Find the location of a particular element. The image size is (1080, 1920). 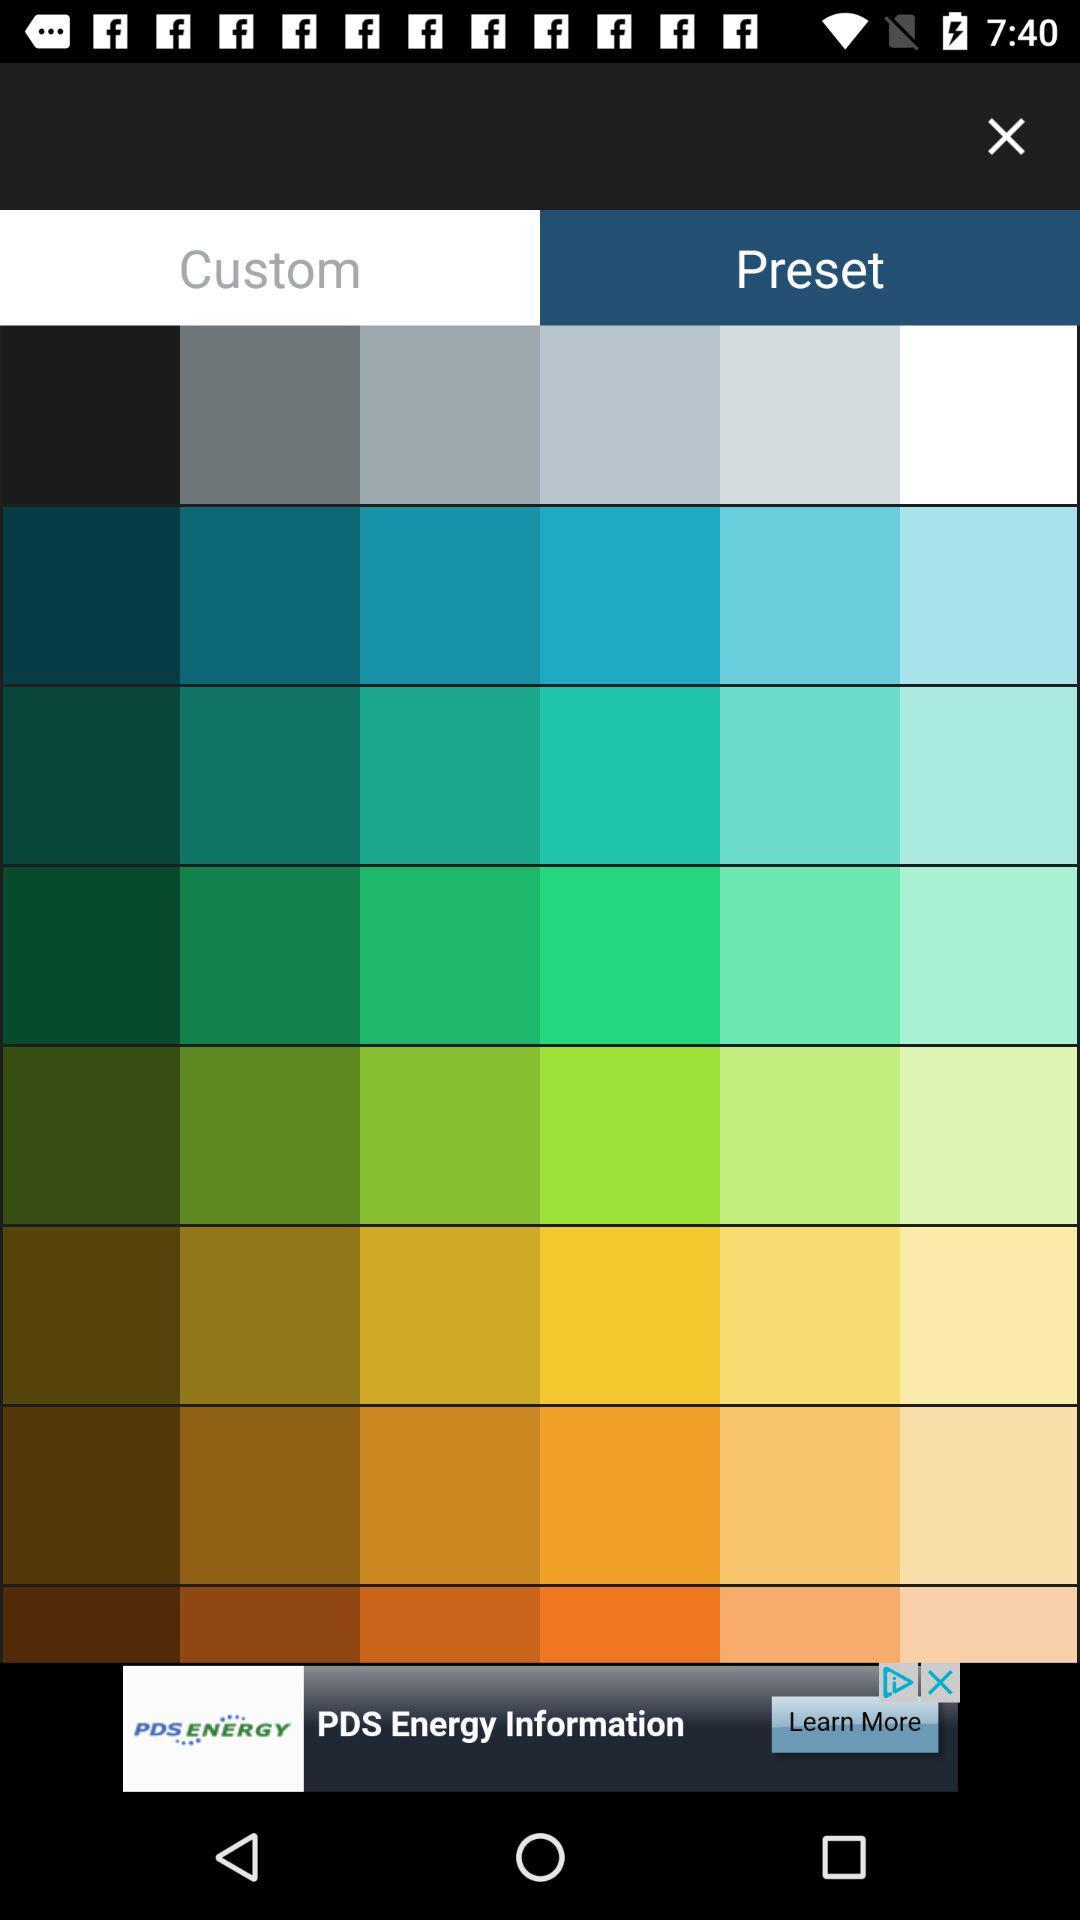

advertisement is located at coordinates (540, 1727).